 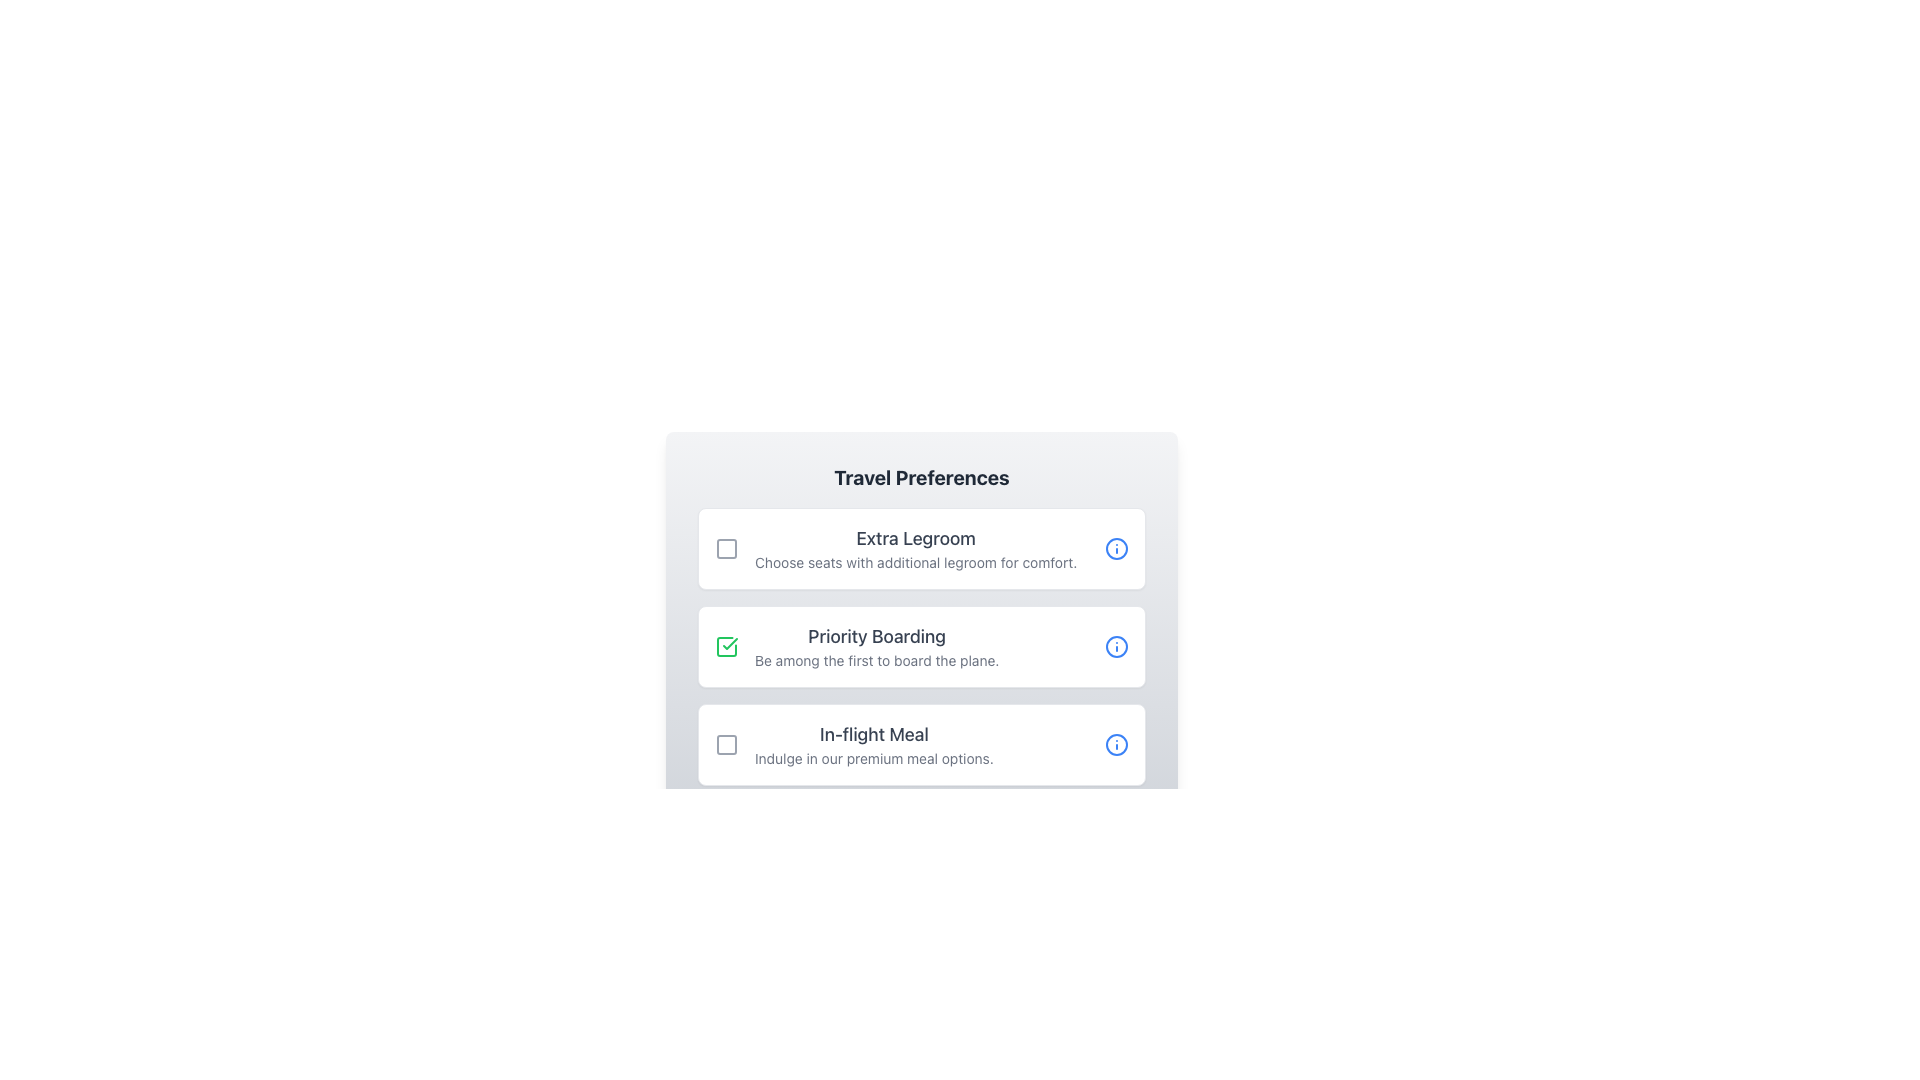 I want to click on information provided in the 'Priority Boarding' text block, which is centrally located in the second row of the 'Travel Preferences' section, so click(x=877, y=647).